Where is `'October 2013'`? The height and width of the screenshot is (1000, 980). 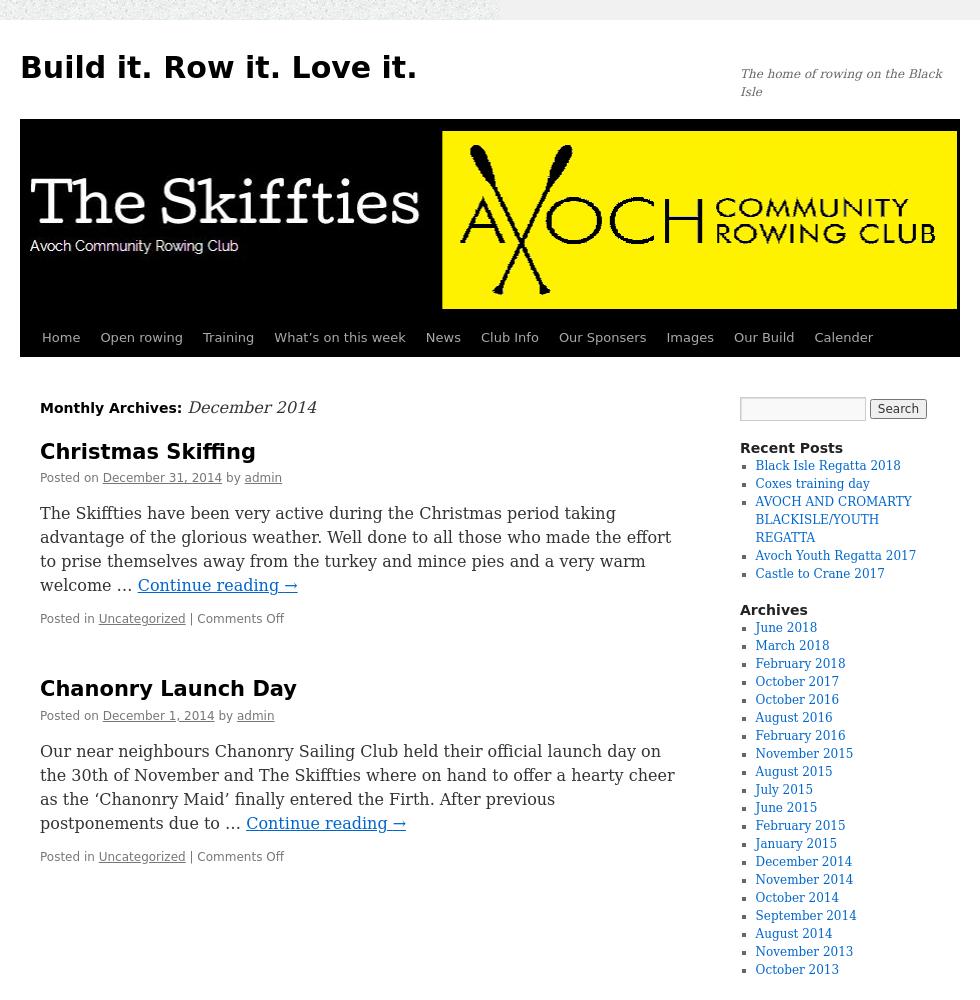 'October 2013' is located at coordinates (797, 969).